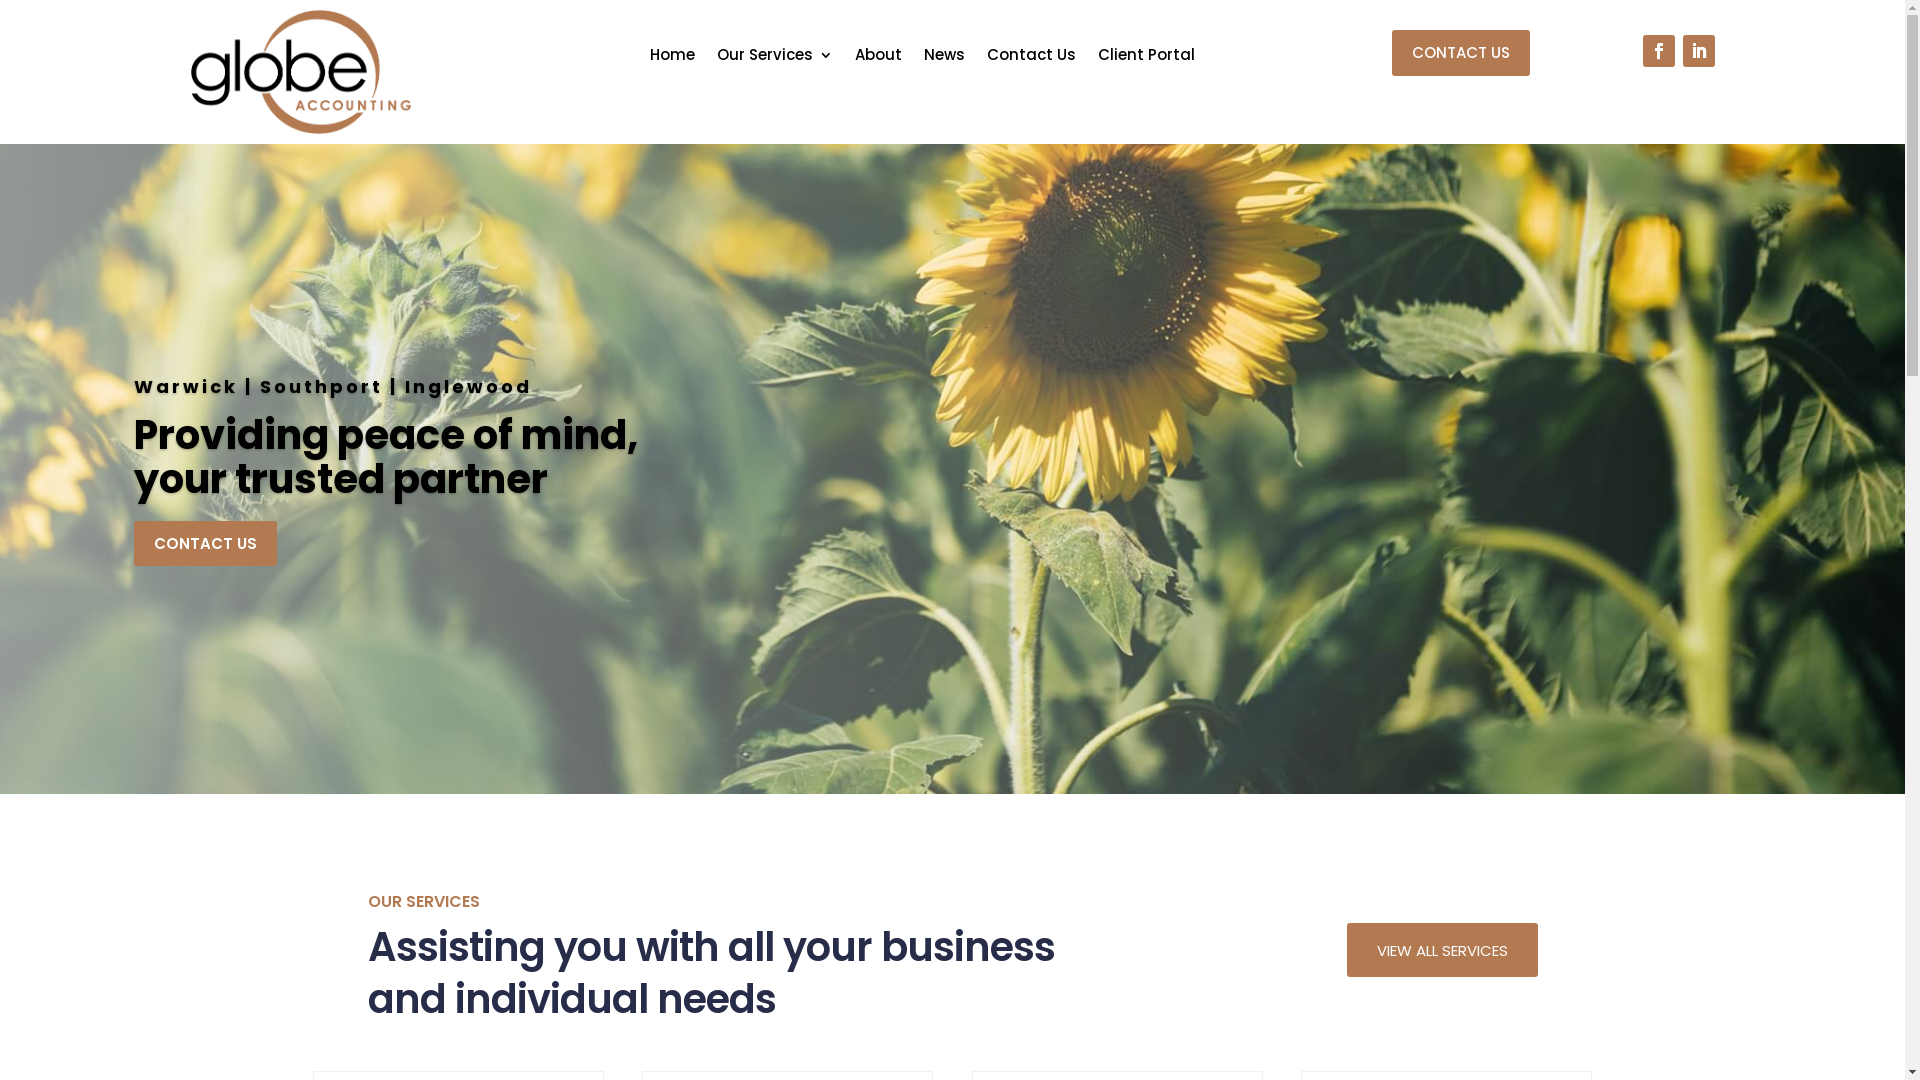  Describe the element at coordinates (672, 57) in the screenshot. I see `'Home'` at that location.